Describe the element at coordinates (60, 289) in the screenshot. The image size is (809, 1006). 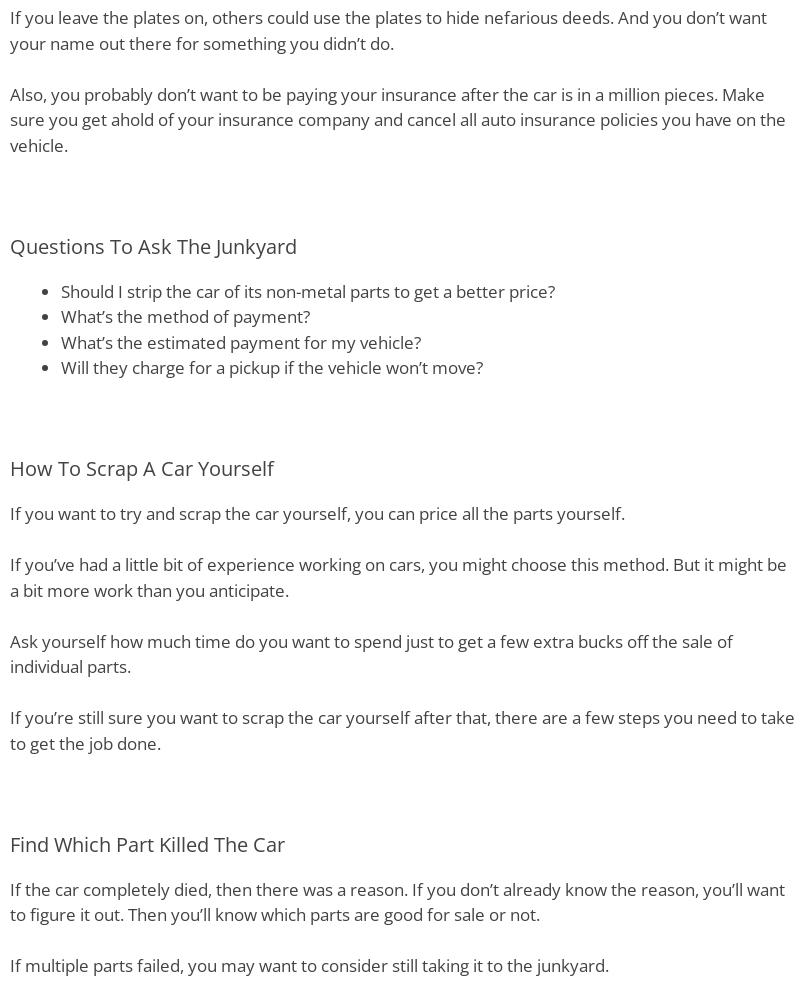
I see `'Should I strip the car of its non-metal parts to get a better price?'` at that location.